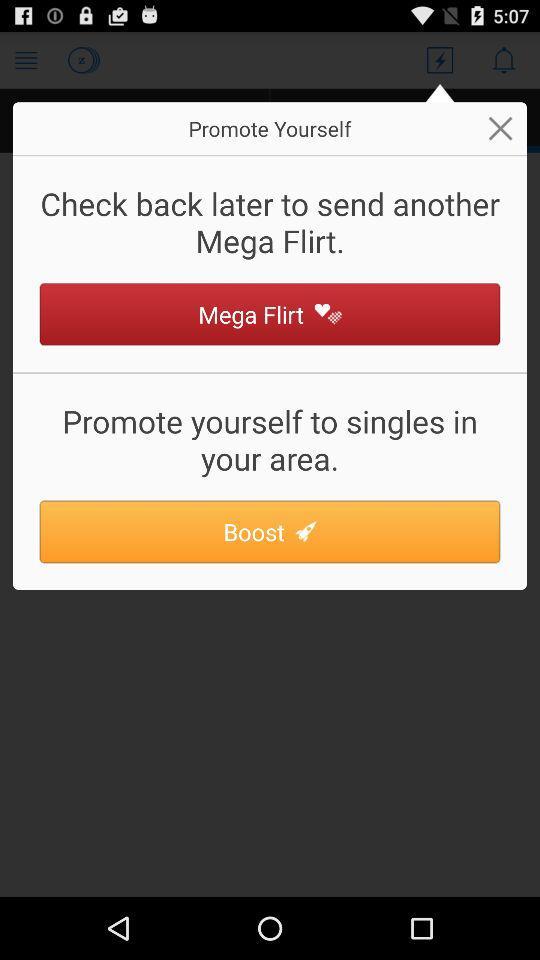  Describe the element at coordinates (499, 127) in the screenshot. I see `button` at that location.